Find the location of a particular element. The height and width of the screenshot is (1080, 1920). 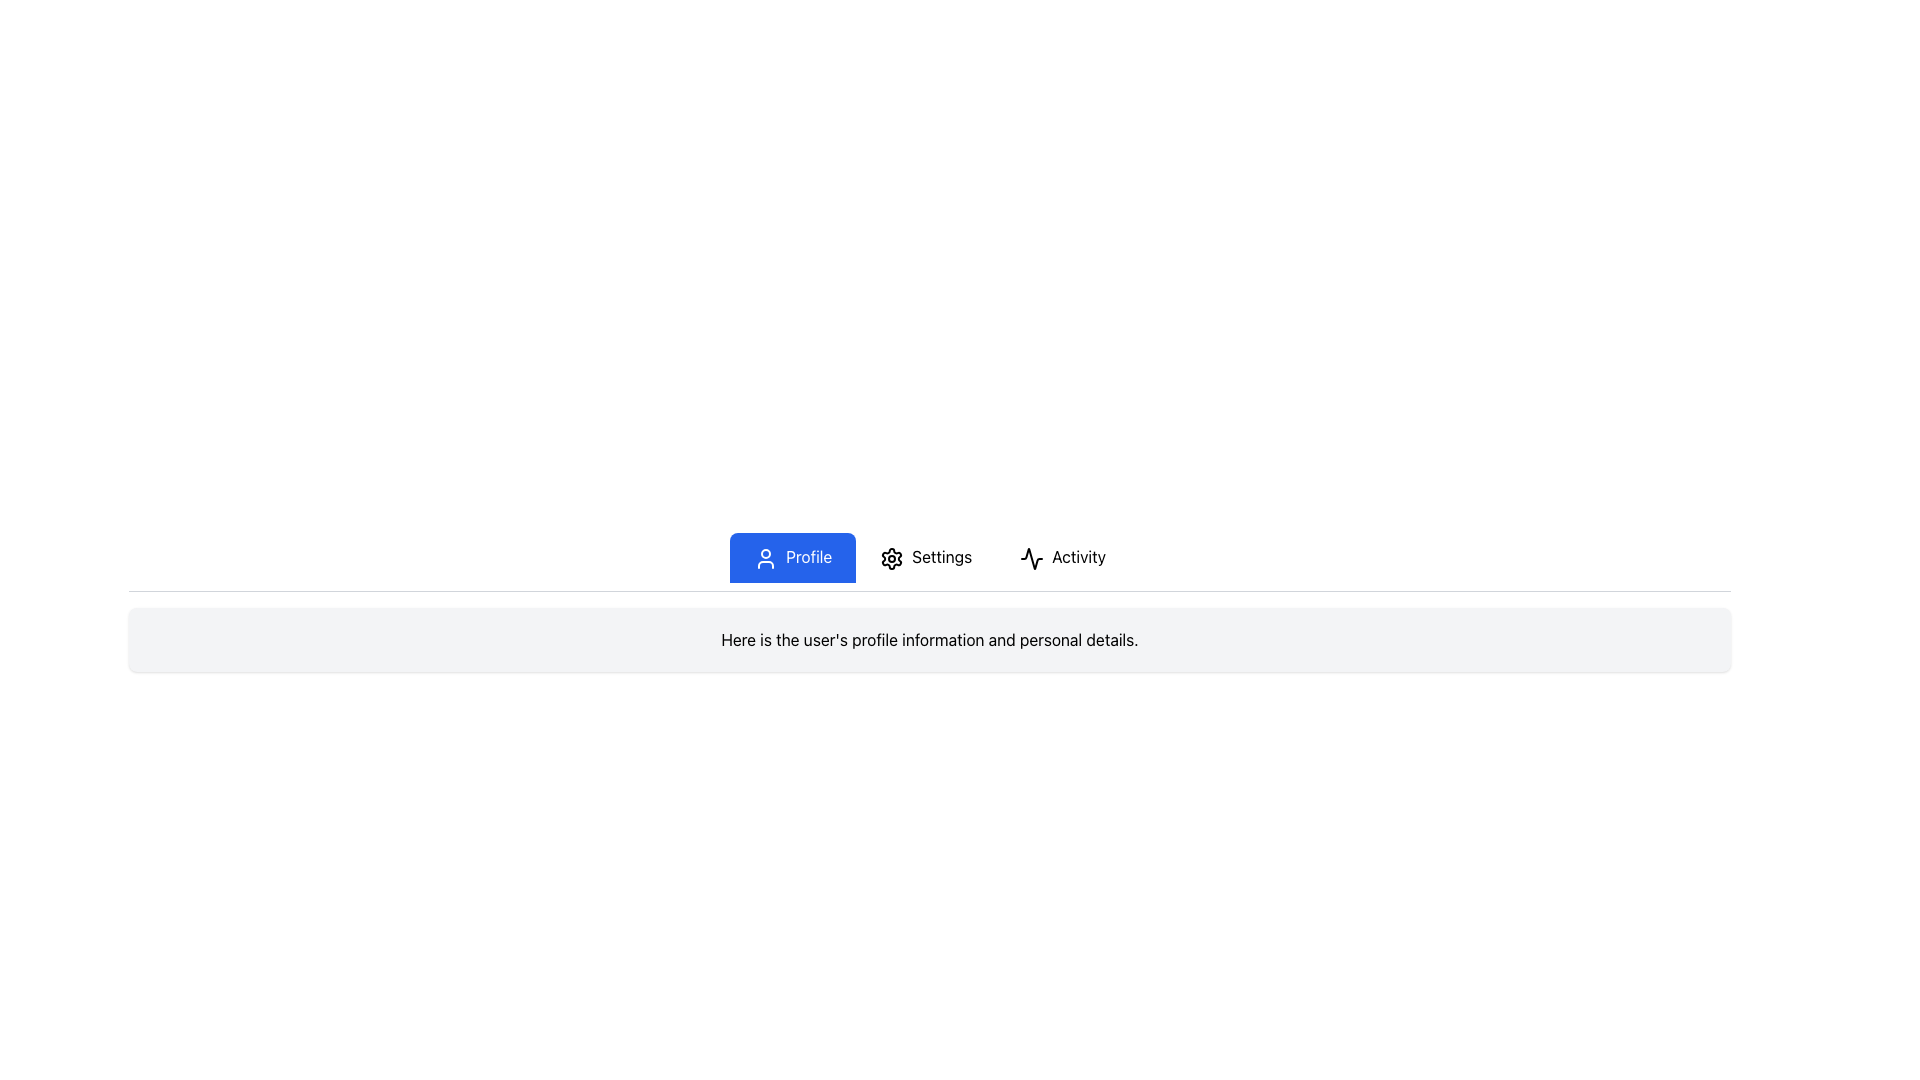

the 'Profile' button, which has a blue background and white text is located at coordinates (792, 557).